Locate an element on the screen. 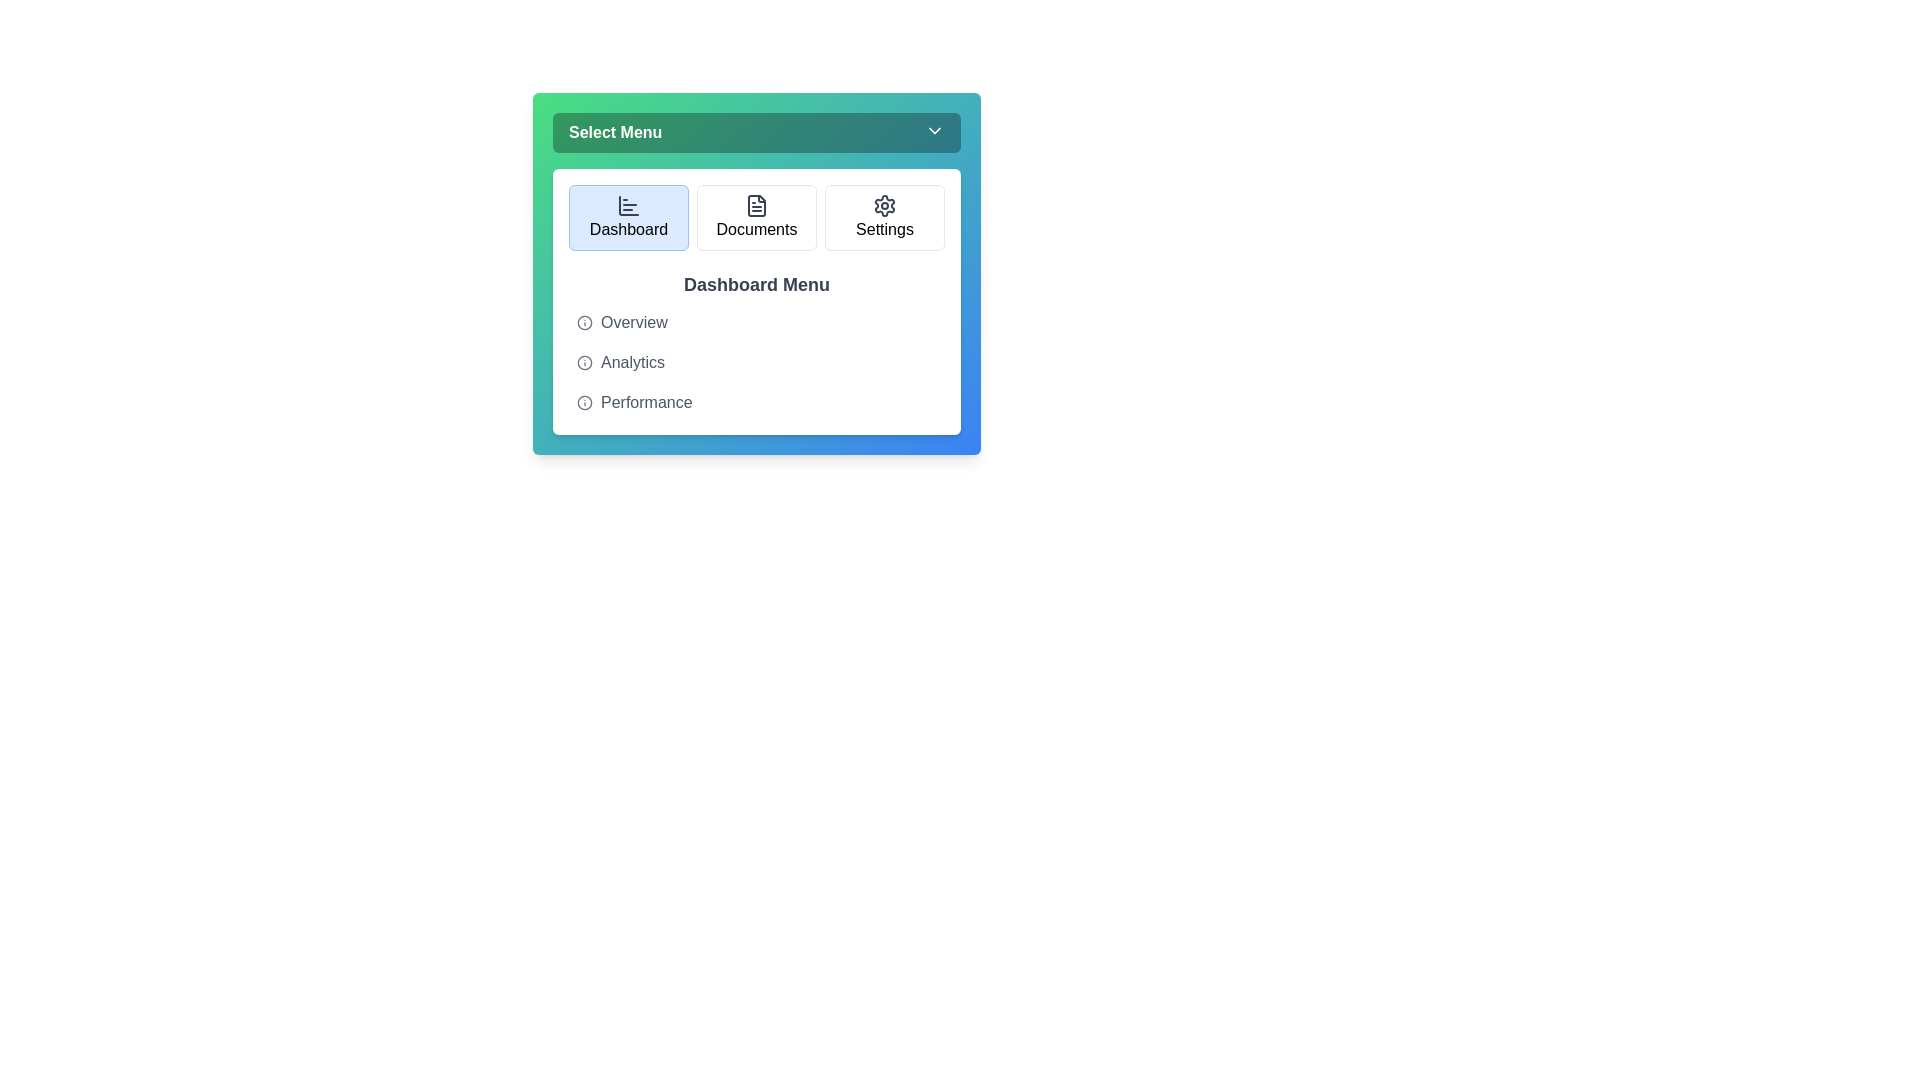 The height and width of the screenshot is (1080, 1920). the decorative icon within the 'Documents' button, which enhances navigation to the documents-related section is located at coordinates (756, 205).